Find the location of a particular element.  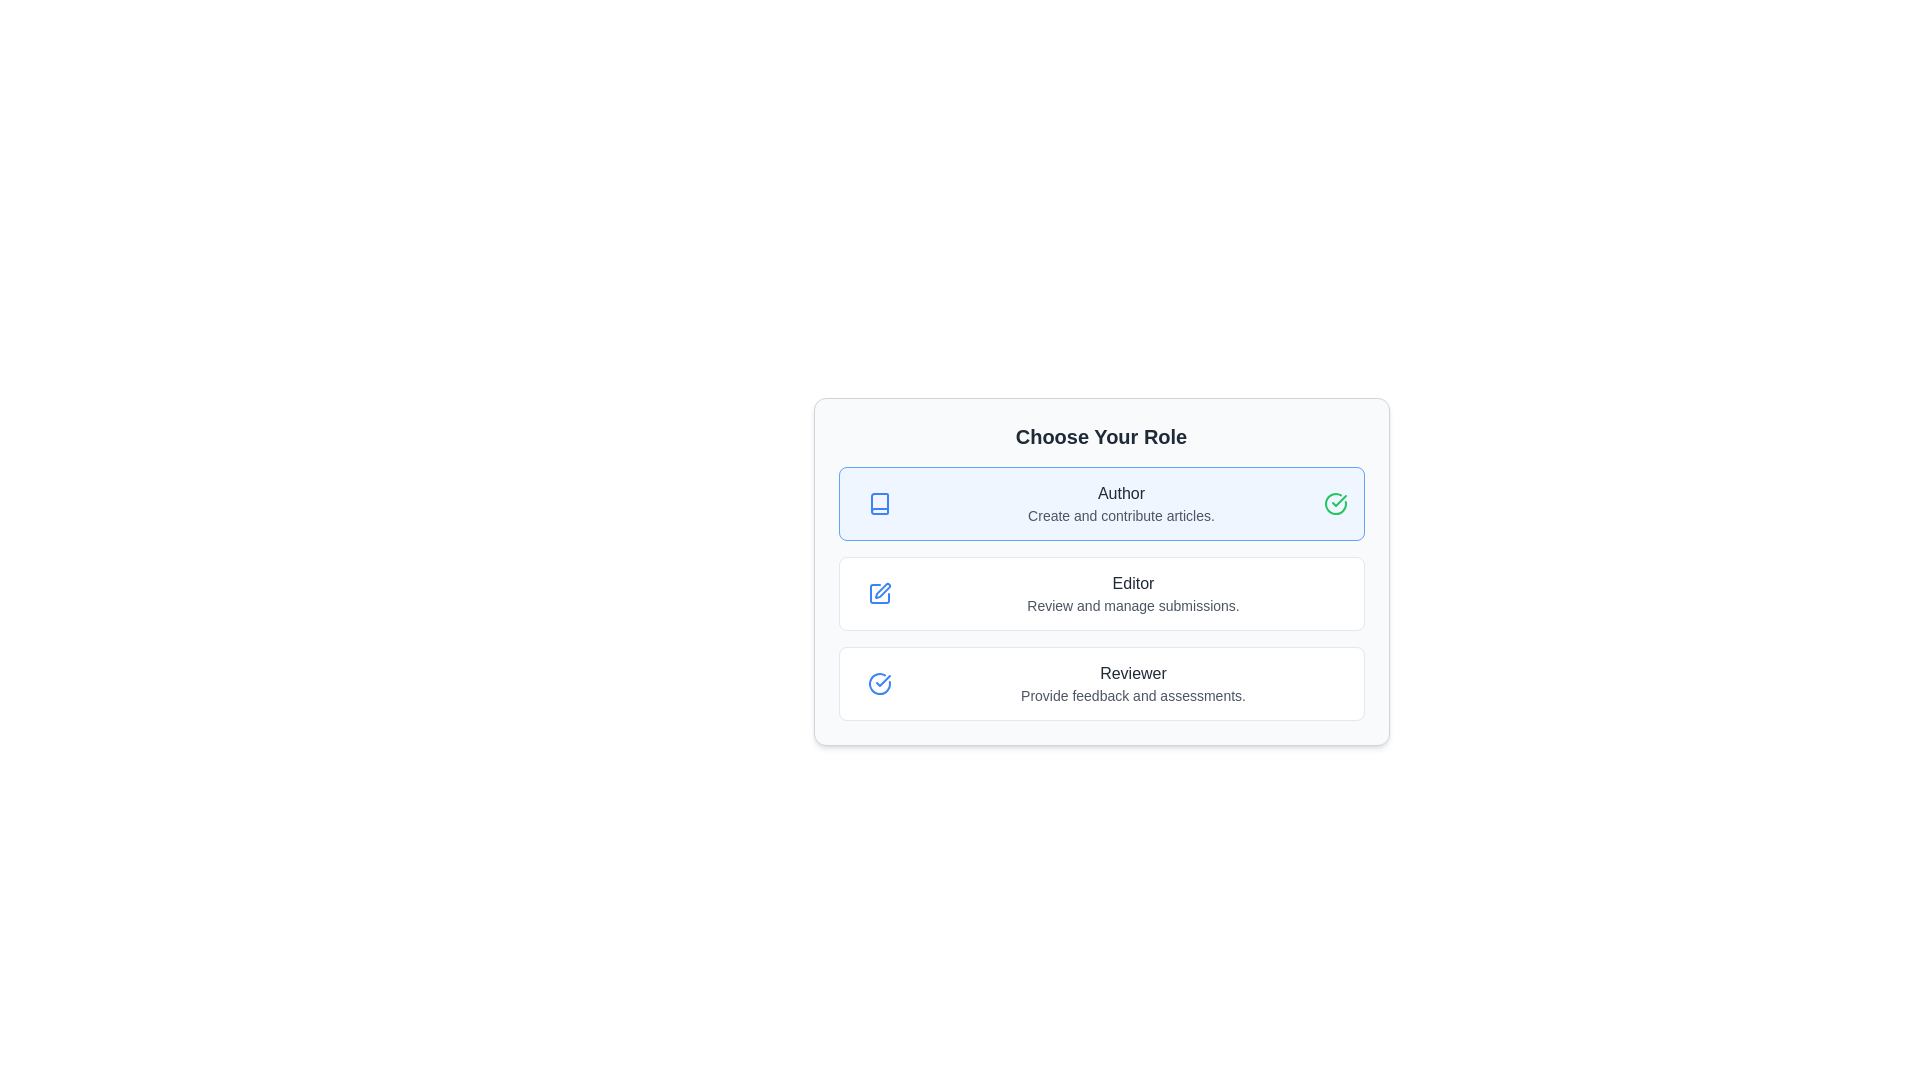

the status indicator icon for the 'Author' option in the role selection interface is located at coordinates (1335, 503).